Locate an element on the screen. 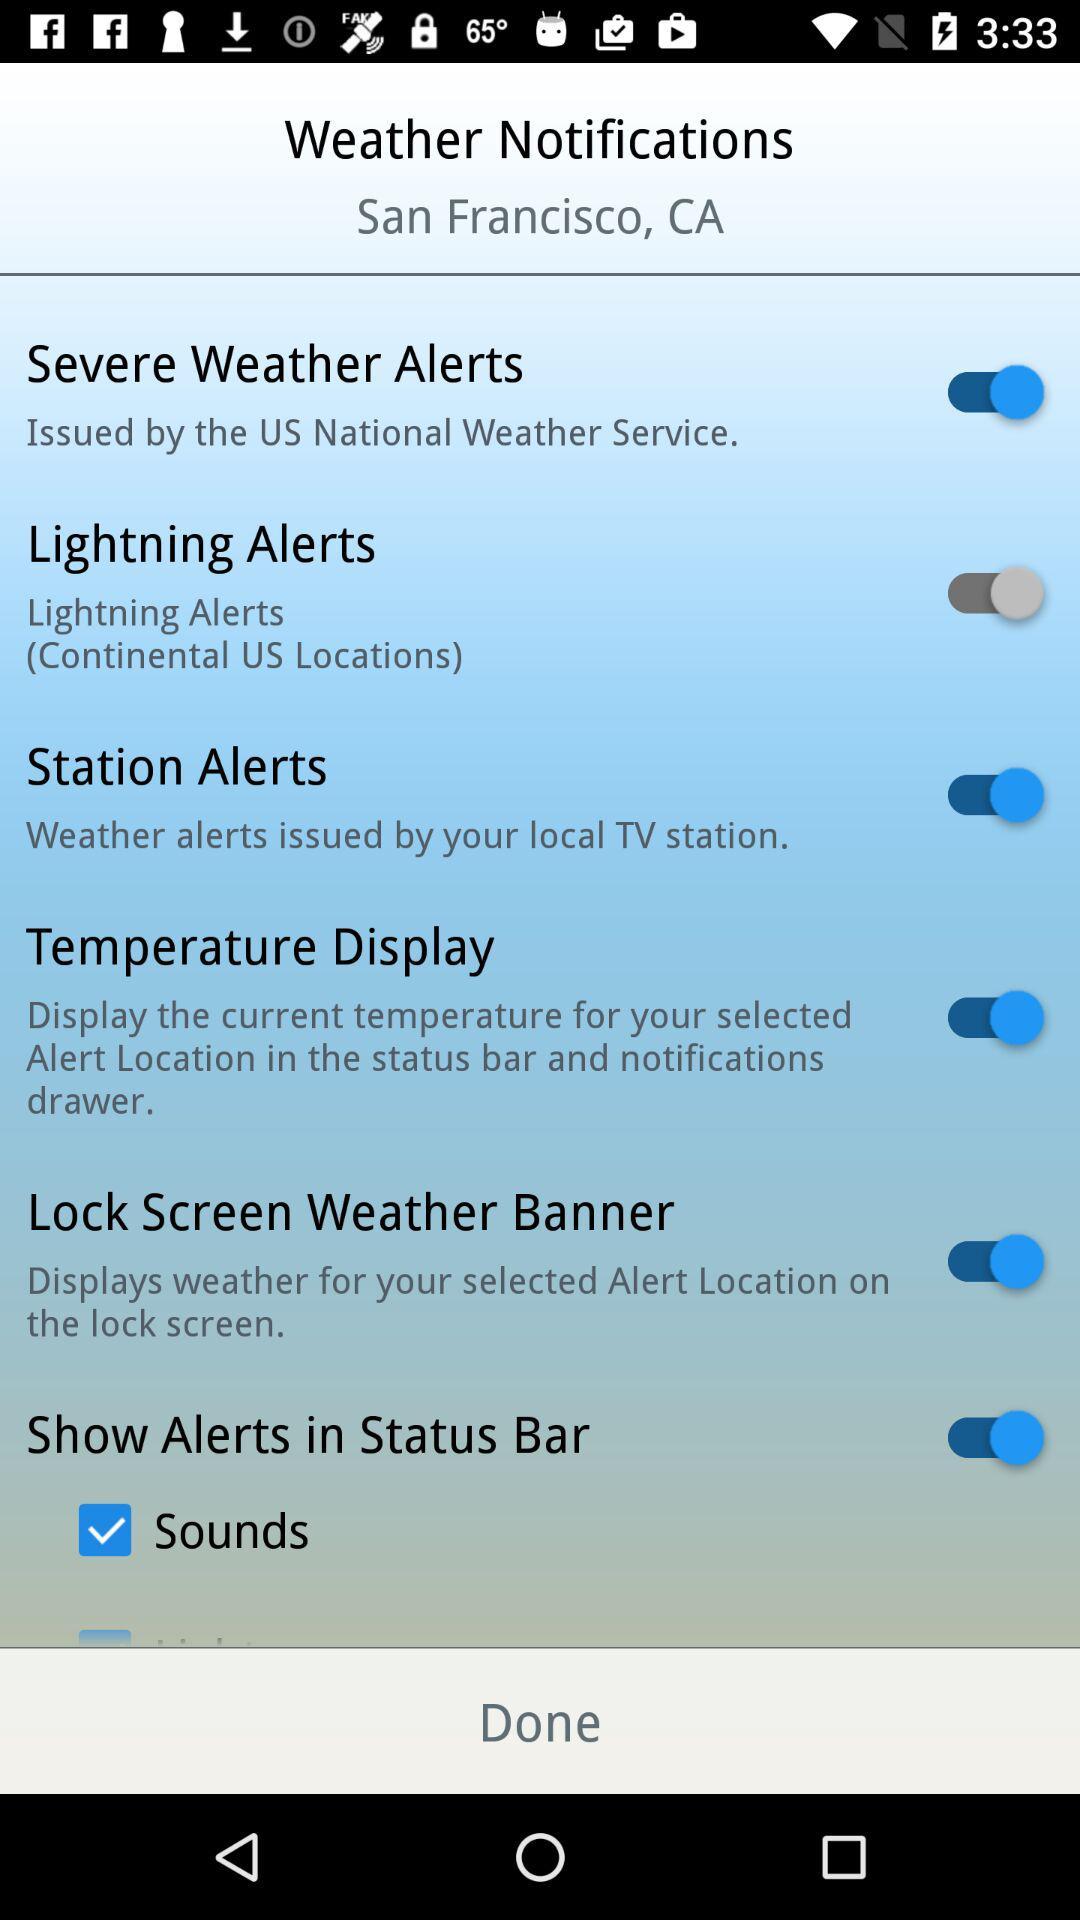  the icon next to the san francisco, ca item is located at coordinates (131, 240).